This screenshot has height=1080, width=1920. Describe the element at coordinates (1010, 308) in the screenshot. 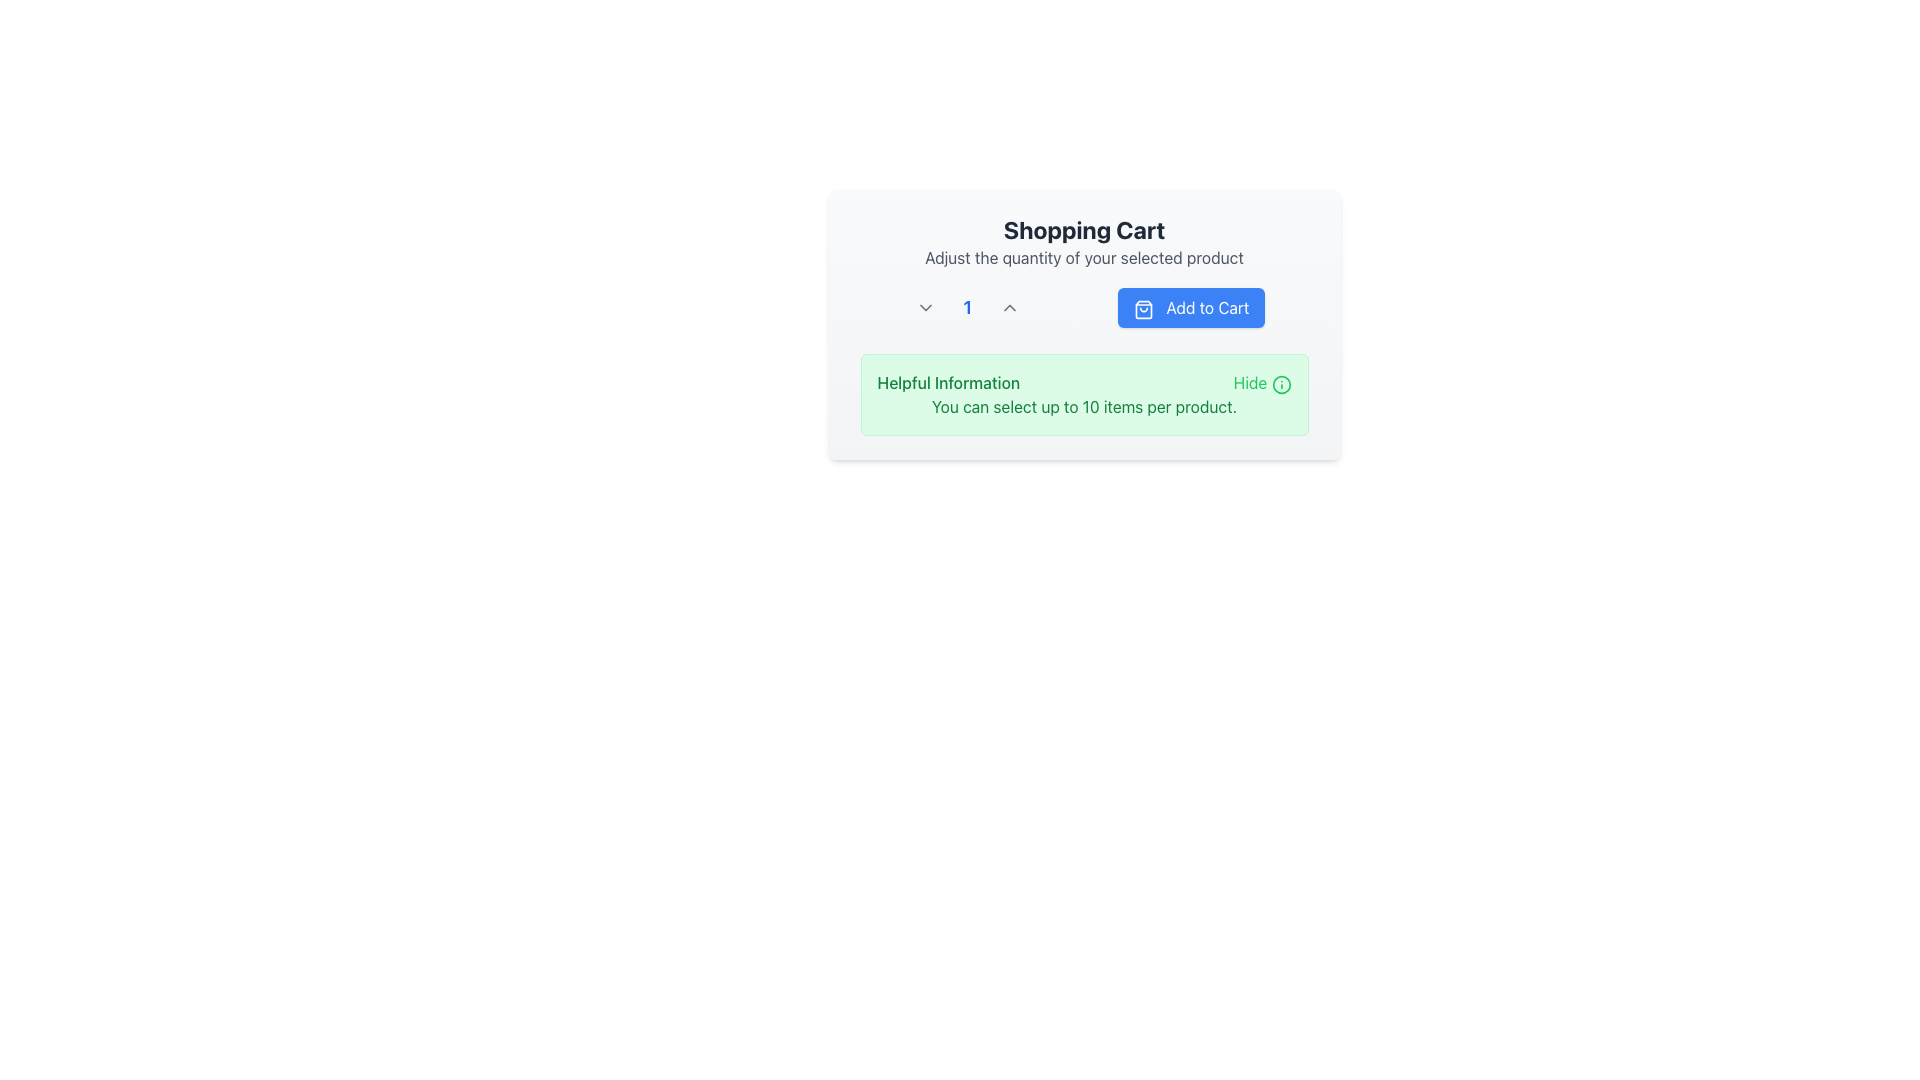

I see `the circular button with a subtle gray color and an upward chevron arrow to increase the quantity, located to the right of the number display '1' and above the blue 'Add to Cart' button` at that location.